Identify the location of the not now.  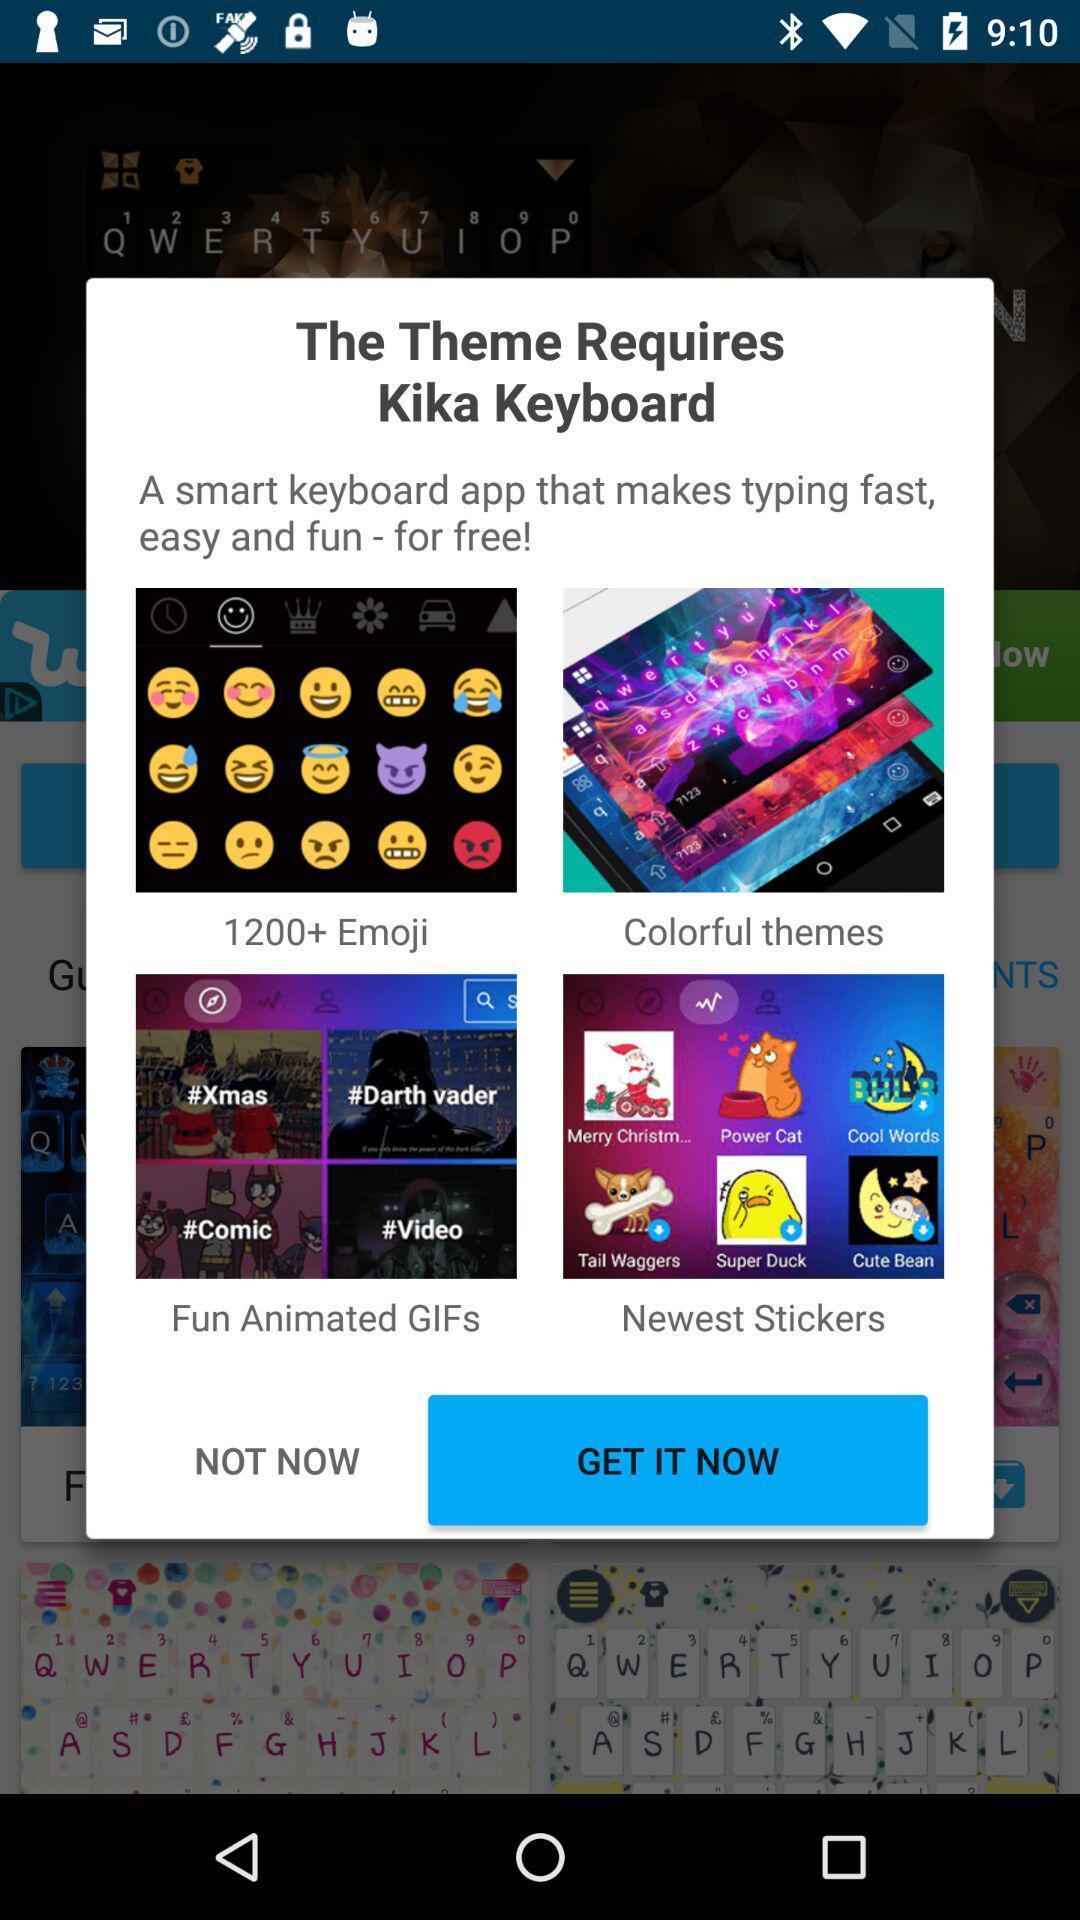
(276, 1460).